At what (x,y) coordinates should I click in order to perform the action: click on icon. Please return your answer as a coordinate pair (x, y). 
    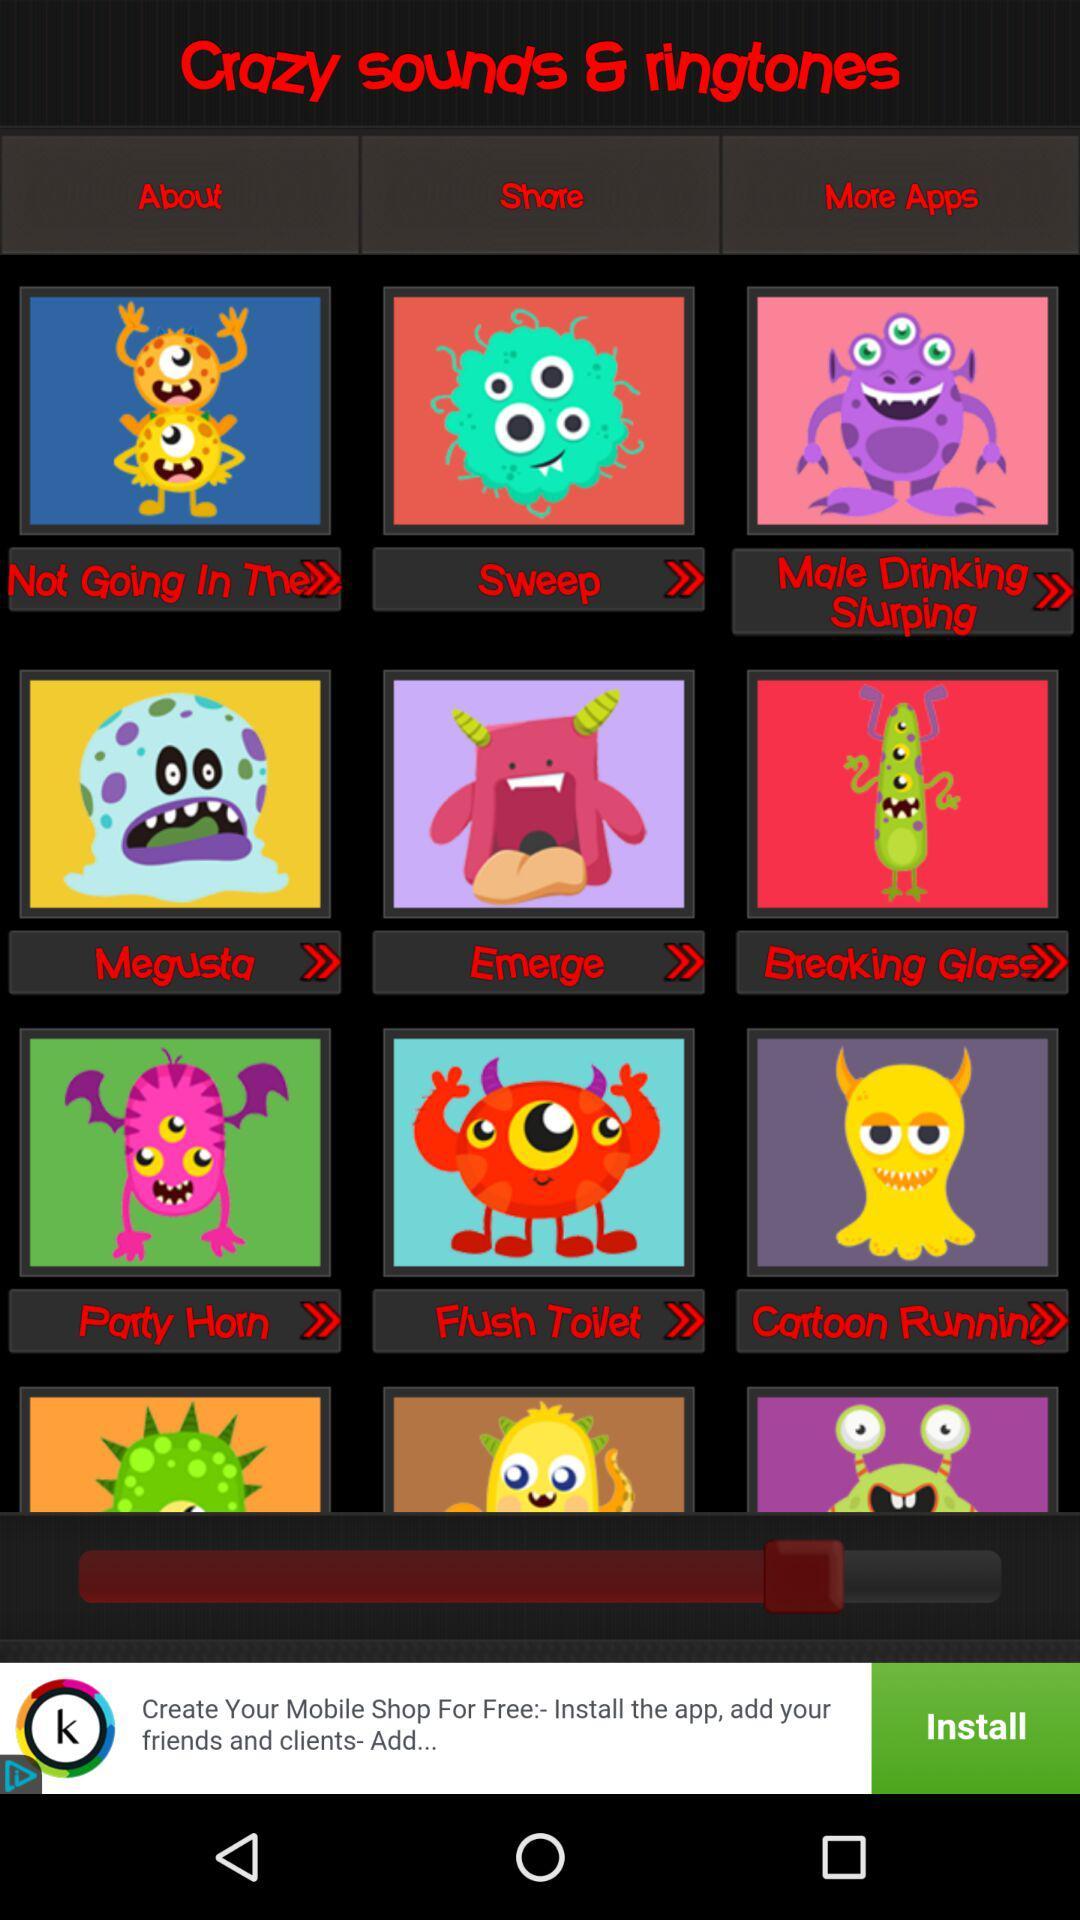
    Looking at the image, I should click on (902, 1154).